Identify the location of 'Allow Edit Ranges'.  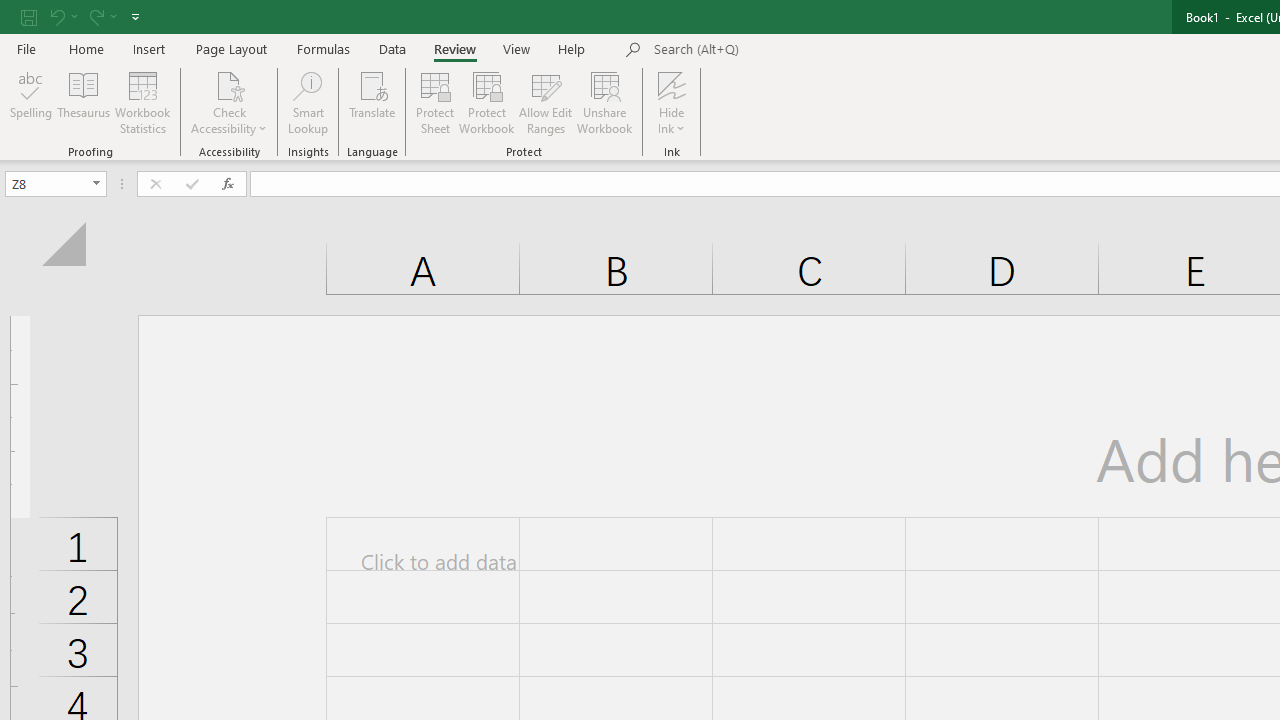
(545, 103).